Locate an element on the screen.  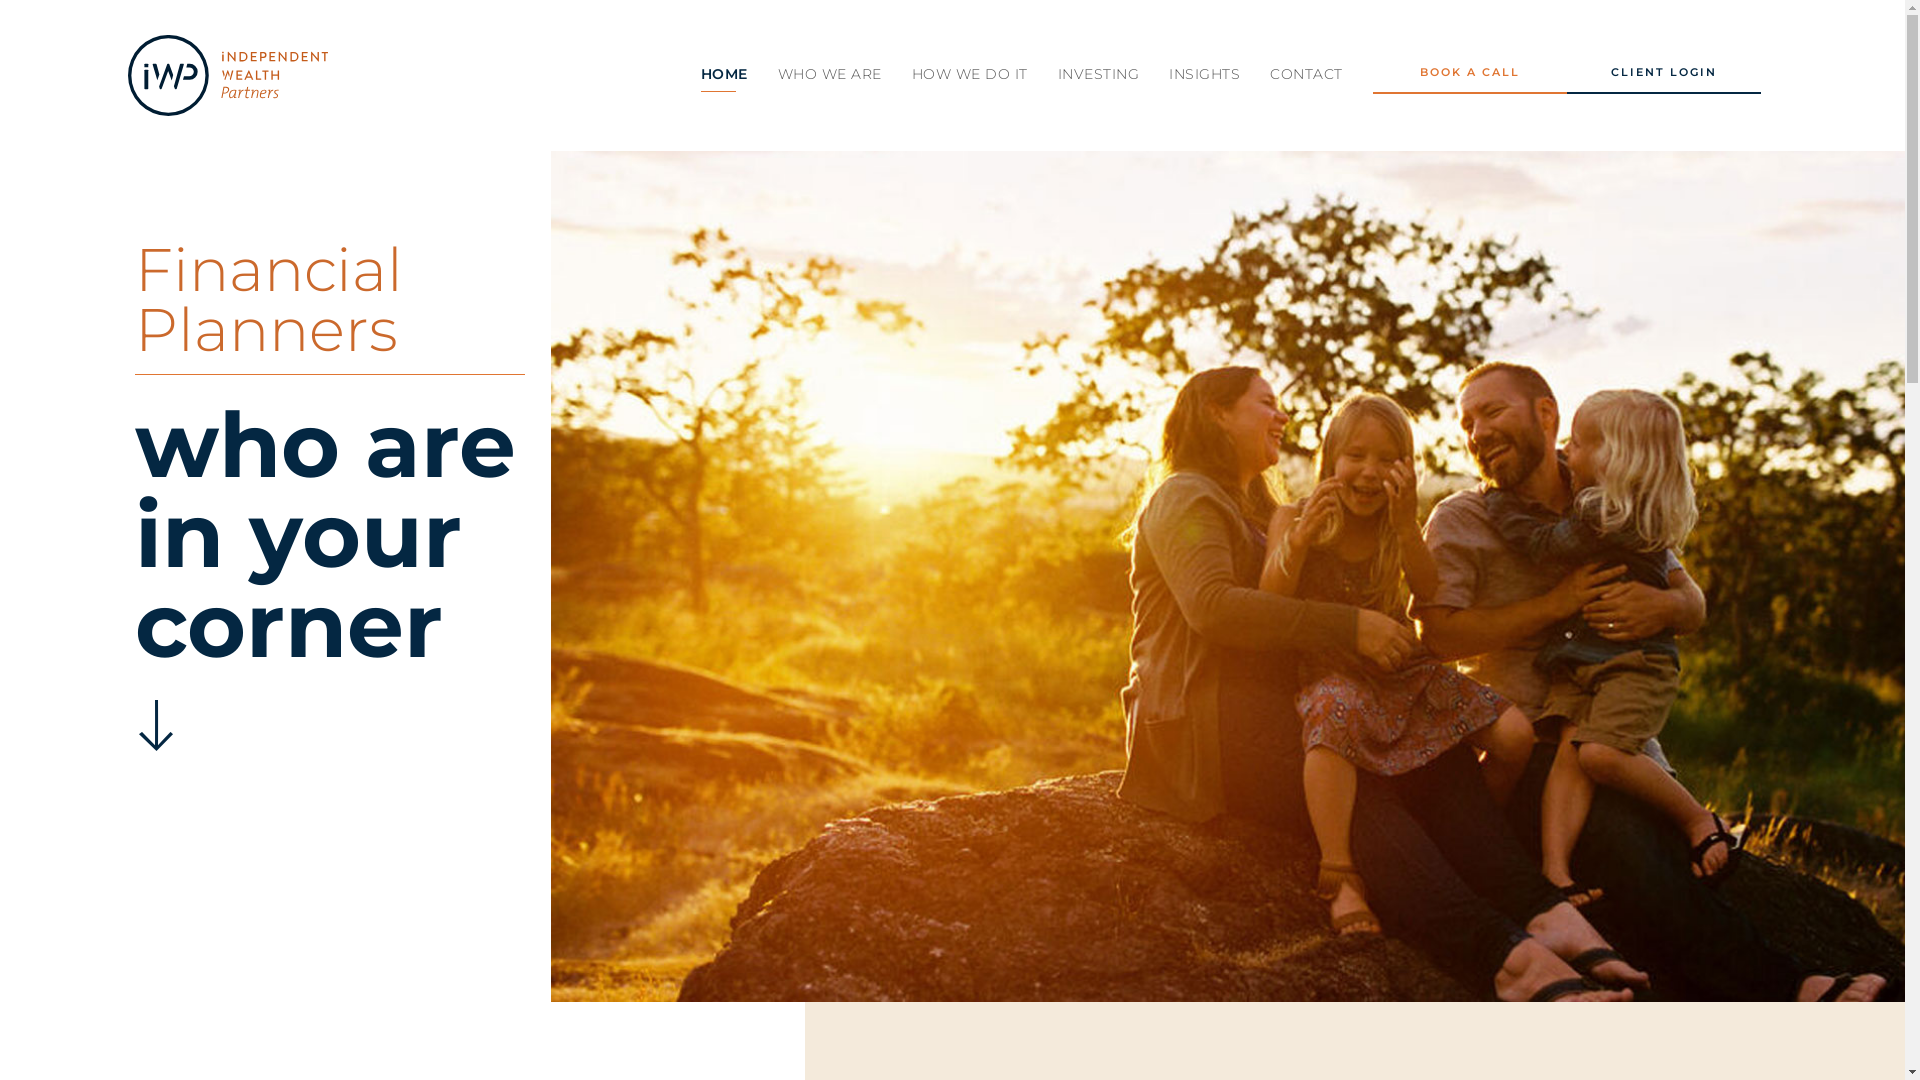
'INSIGHTS' is located at coordinates (1169, 72).